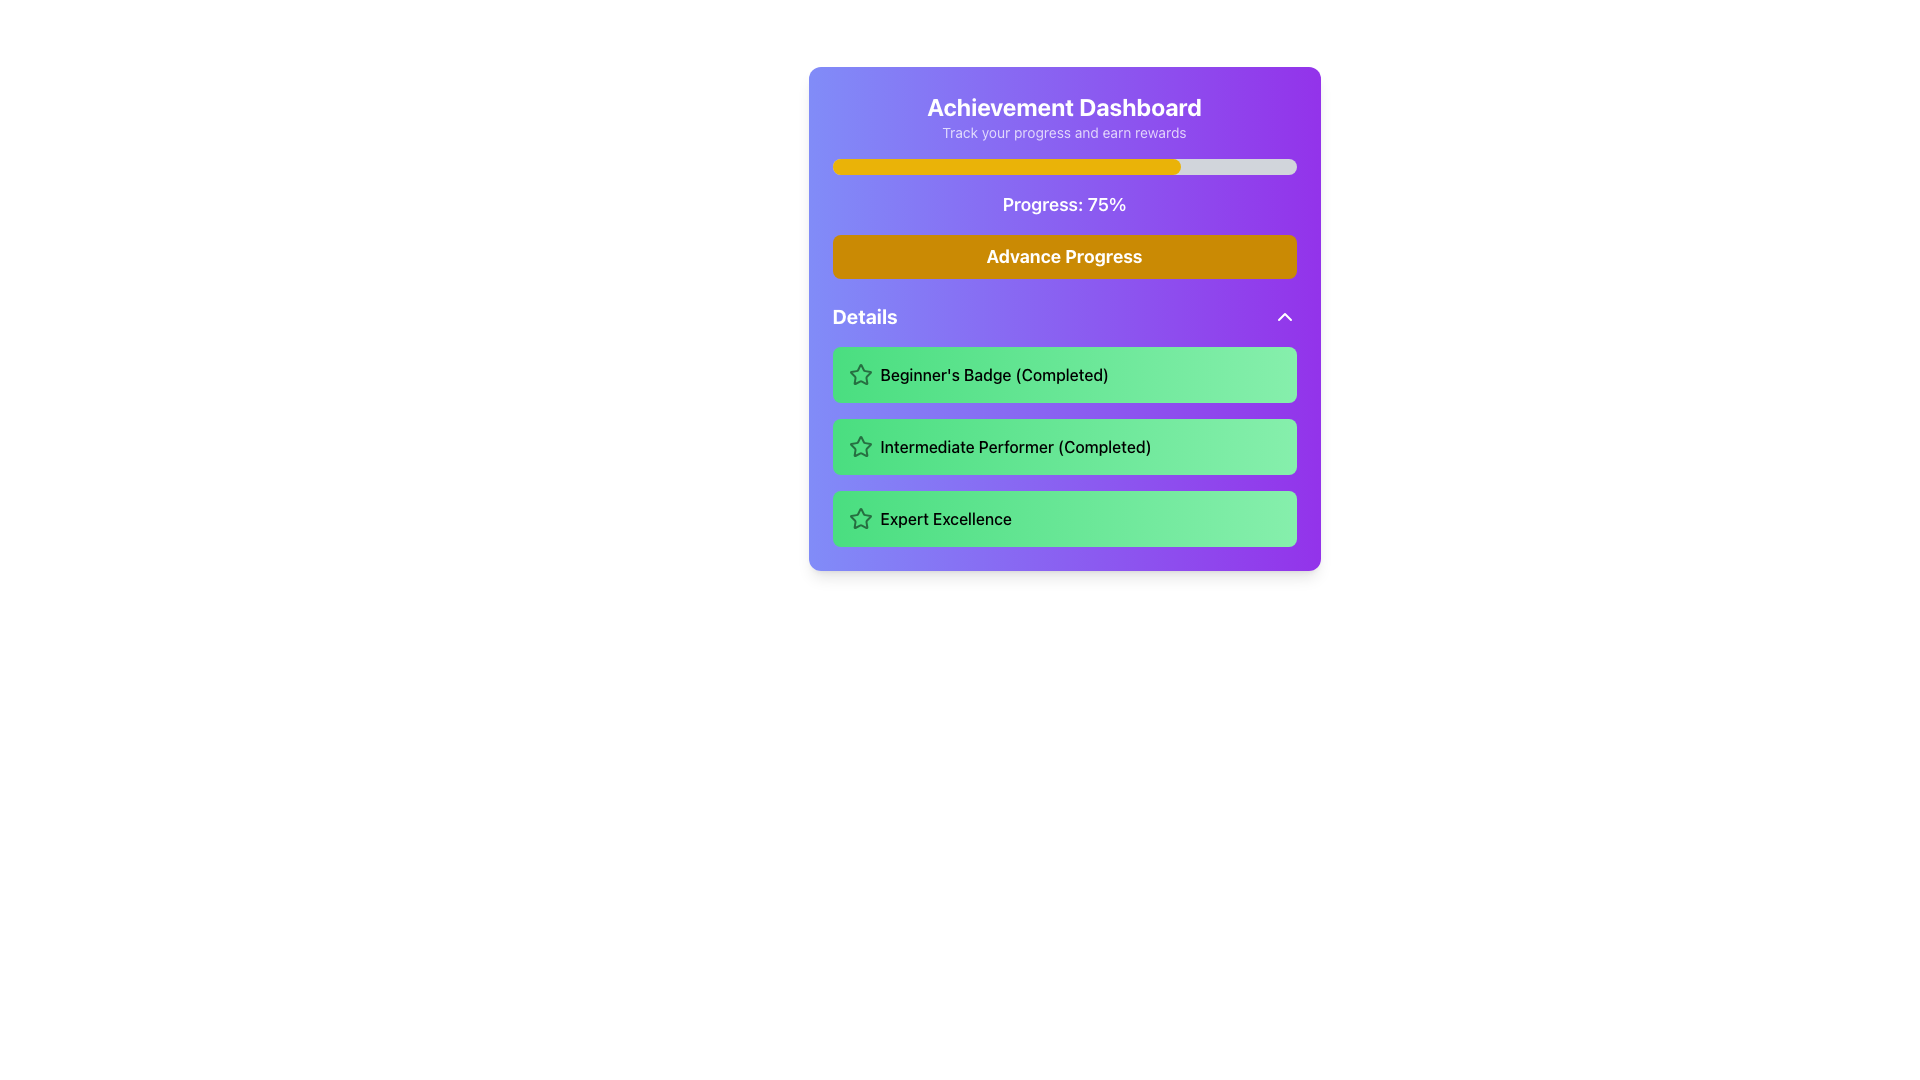 This screenshot has width=1920, height=1080. What do you see at coordinates (1063, 374) in the screenshot?
I see `the first static badge component labeled 'Beginner's Badge (Completed)' with a gradient background and a pulsating star icon, located under the 'Details' section` at bounding box center [1063, 374].